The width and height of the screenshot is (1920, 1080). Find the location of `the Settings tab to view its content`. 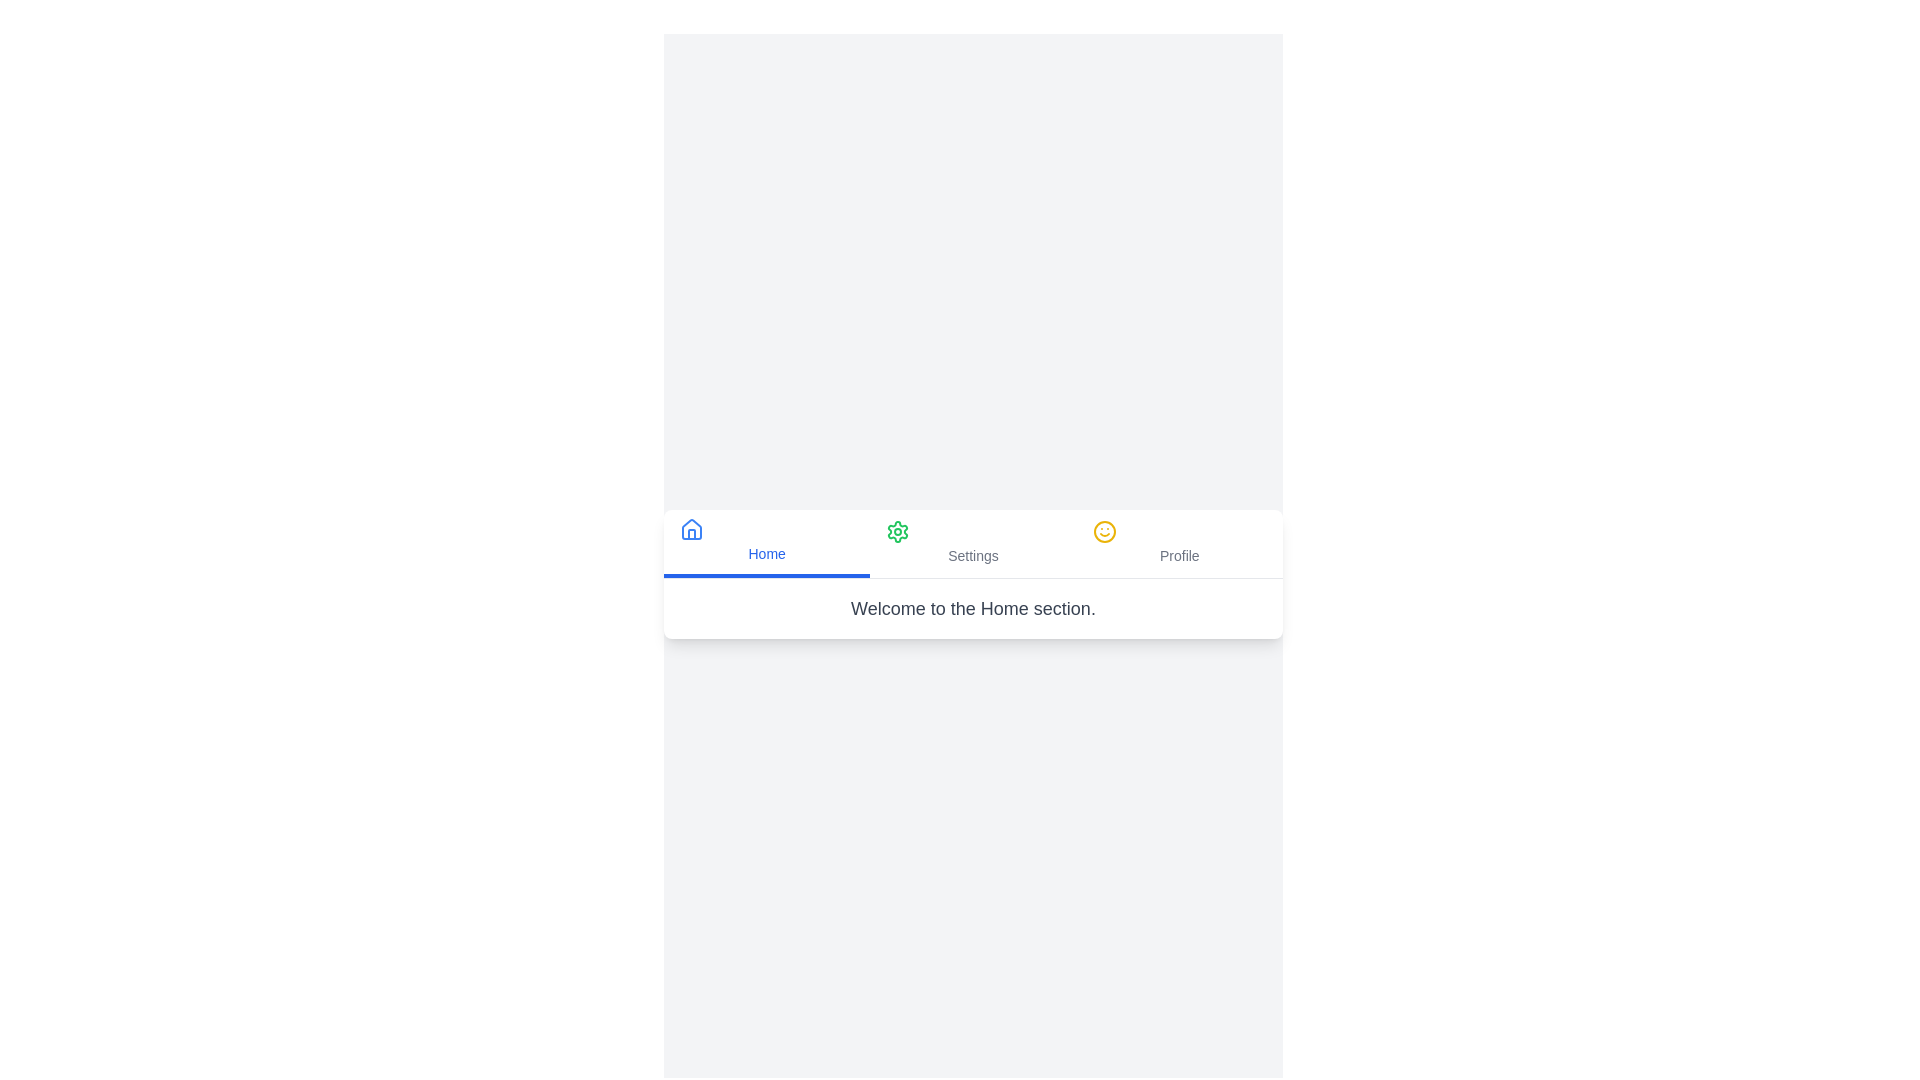

the Settings tab to view its content is located at coordinates (973, 543).